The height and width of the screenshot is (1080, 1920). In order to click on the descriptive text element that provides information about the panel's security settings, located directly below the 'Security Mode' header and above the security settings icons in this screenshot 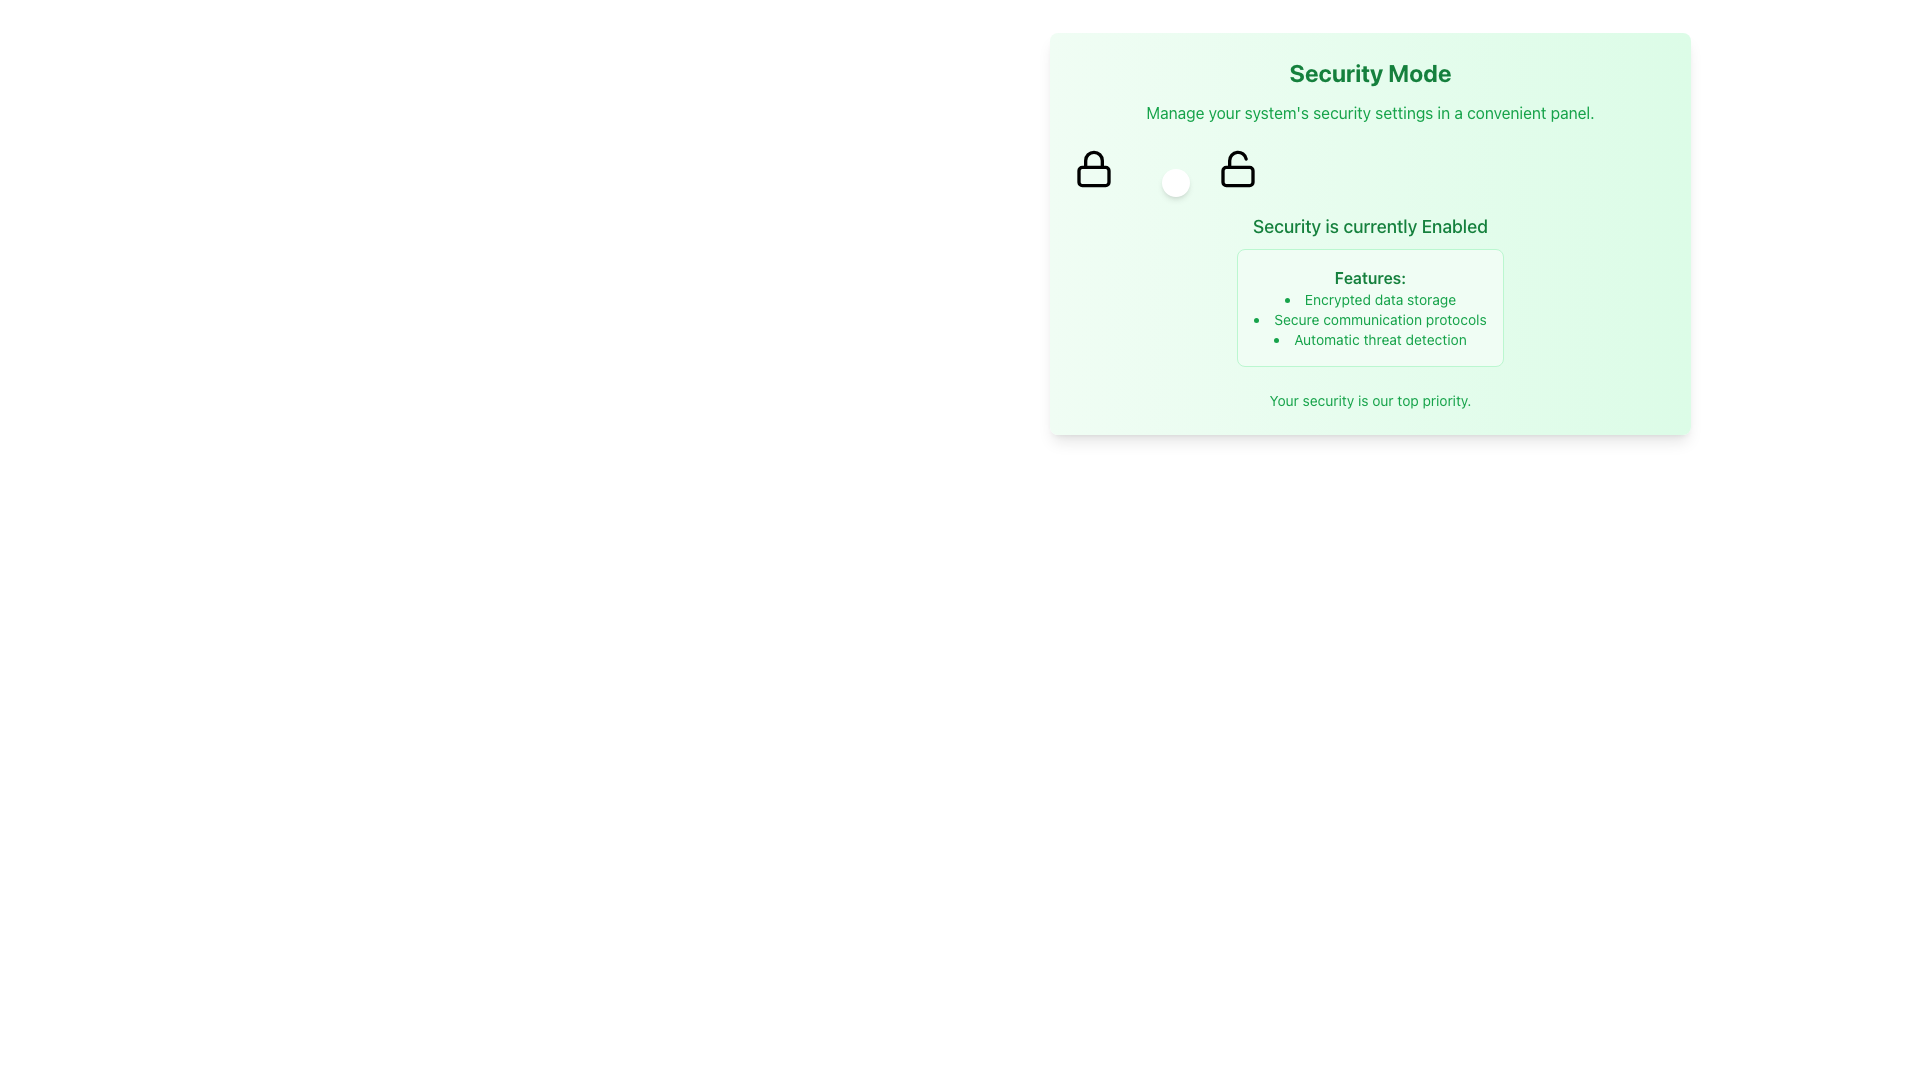, I will do `click(1369, 112)`.